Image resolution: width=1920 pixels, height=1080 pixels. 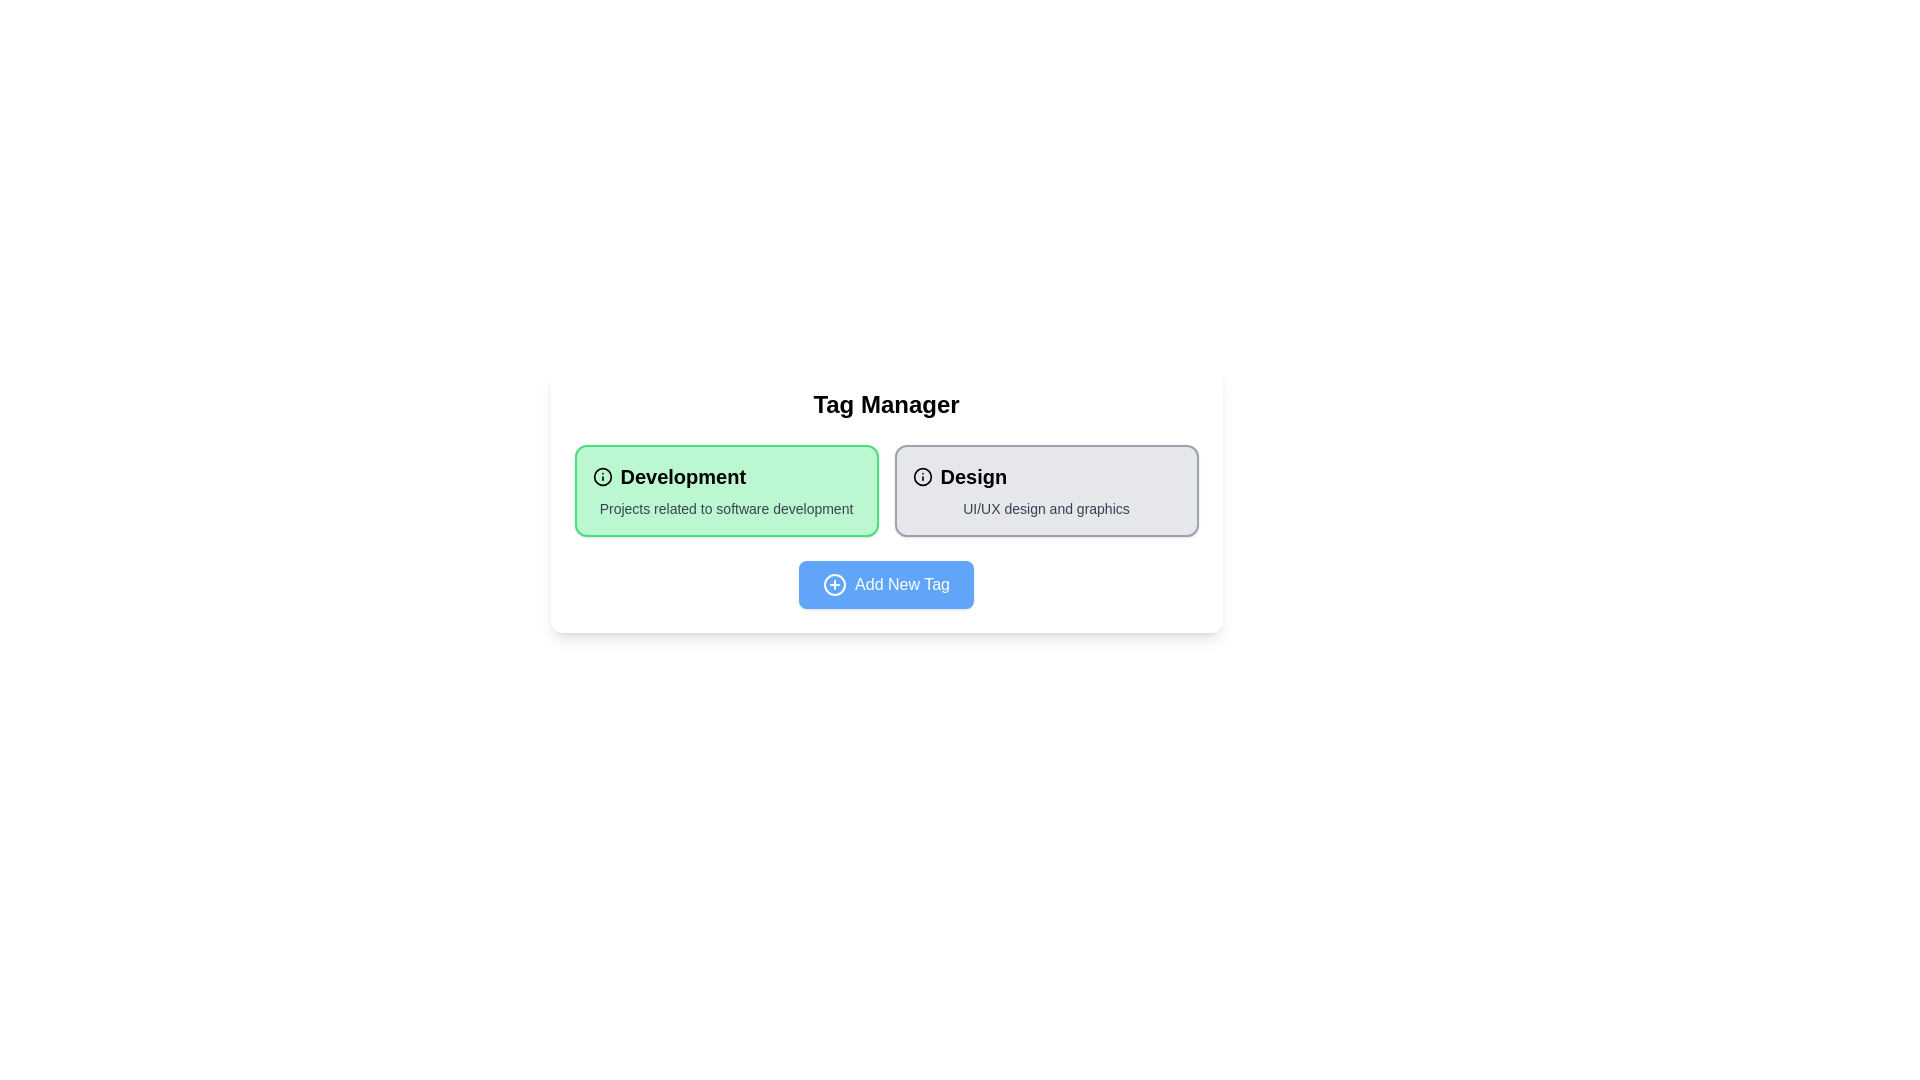 What do you see at coordinates (725, 490) in the screenshot?
I see `the first clickable card in the left column of the two-column grid layout` at bounding box center [725, 490].